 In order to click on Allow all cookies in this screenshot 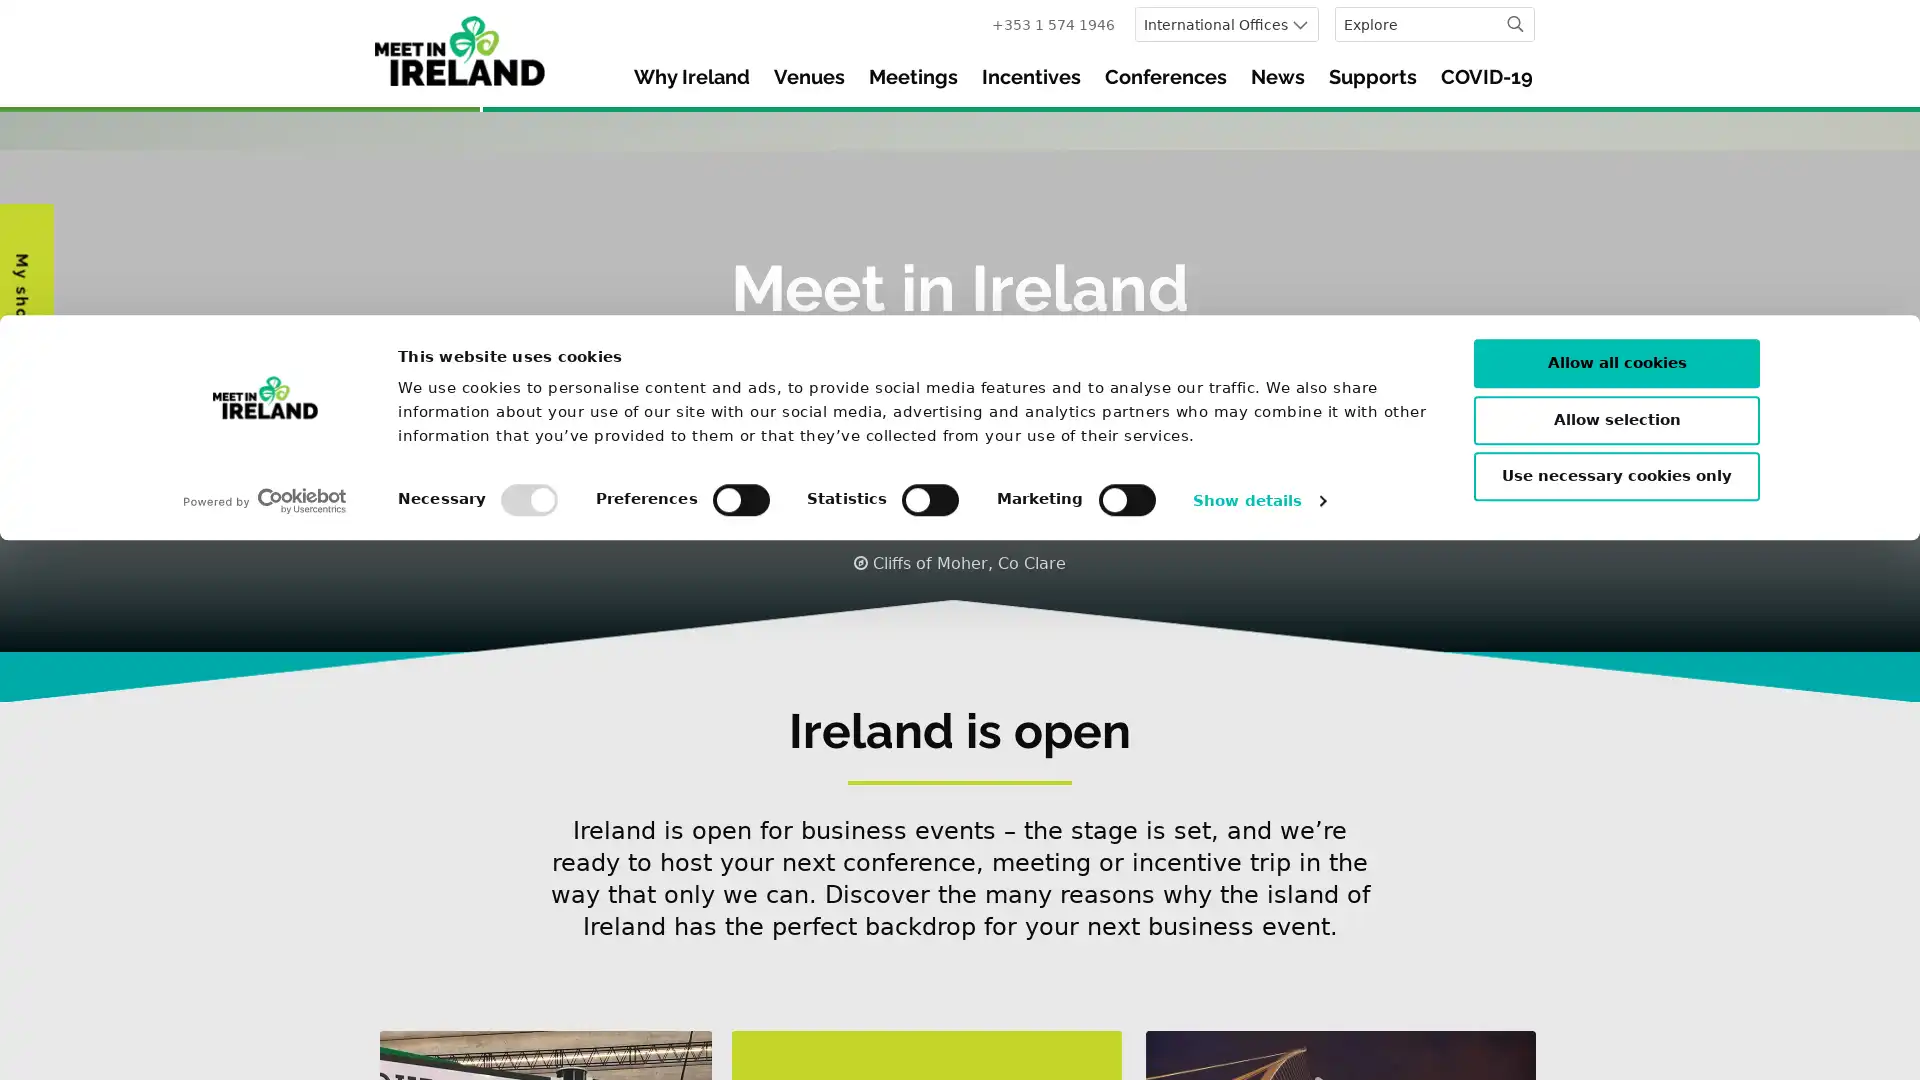, I will do `click(1617, 903)`.